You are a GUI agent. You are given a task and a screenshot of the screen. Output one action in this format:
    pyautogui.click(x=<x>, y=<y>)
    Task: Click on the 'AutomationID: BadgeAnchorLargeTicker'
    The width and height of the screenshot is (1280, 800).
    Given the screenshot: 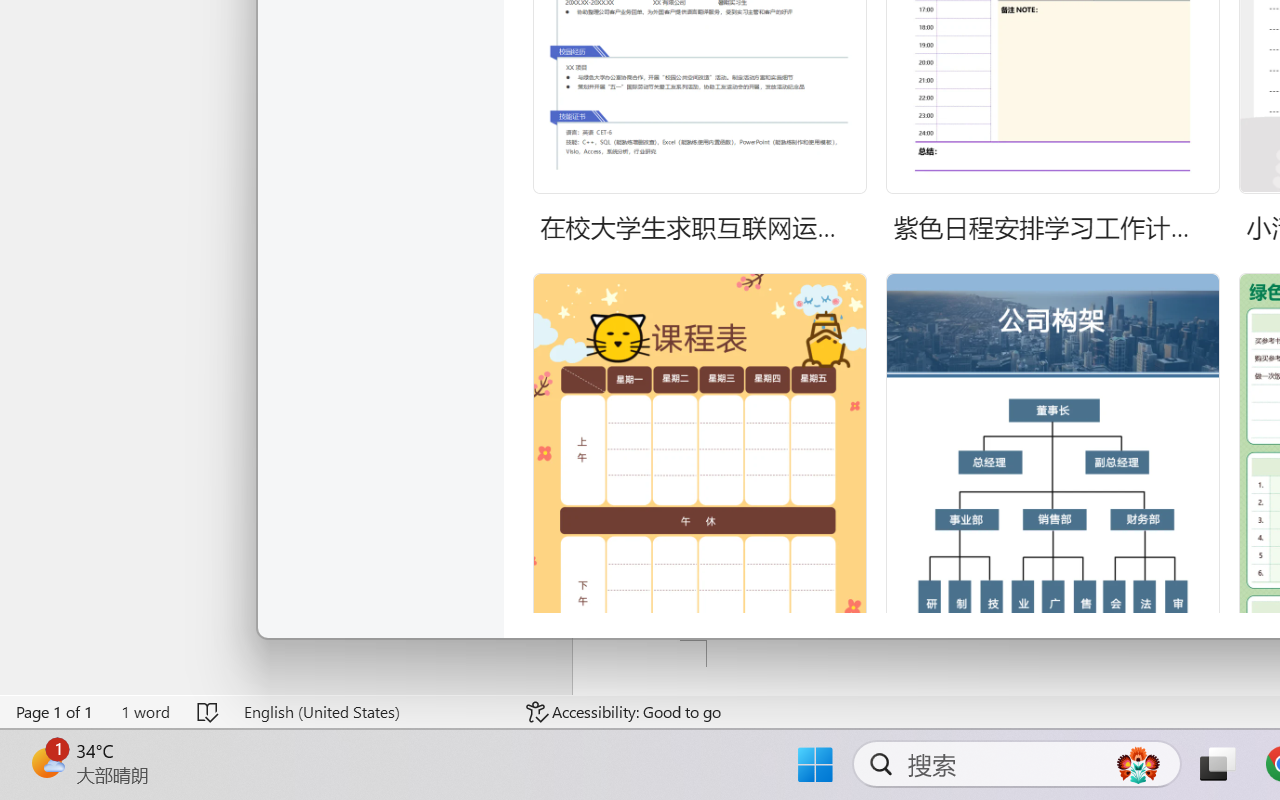 What is the action you would take?
    pyautogui.click(x=46, y=762)
    